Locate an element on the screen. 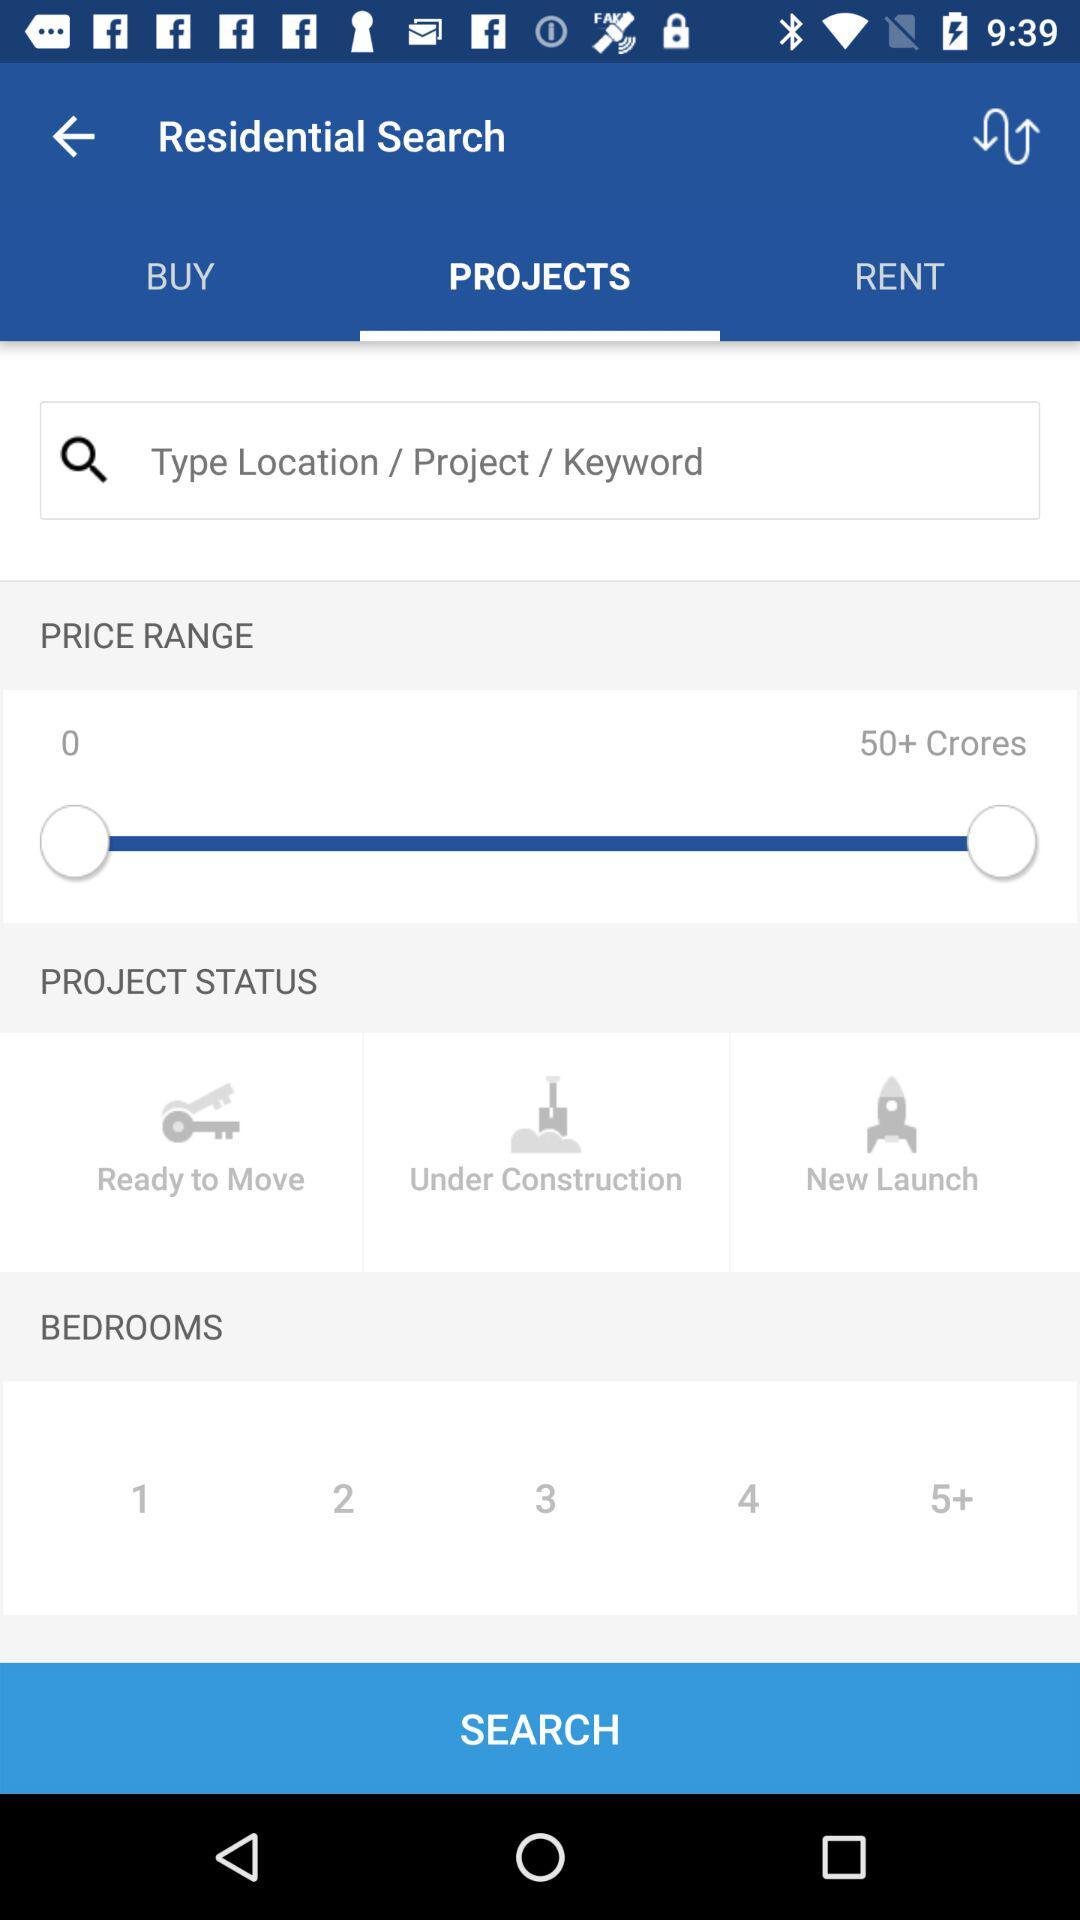 The height and width of the screenshot is (1920, 1080). the ready to move is located at coordinates (200, 1152).